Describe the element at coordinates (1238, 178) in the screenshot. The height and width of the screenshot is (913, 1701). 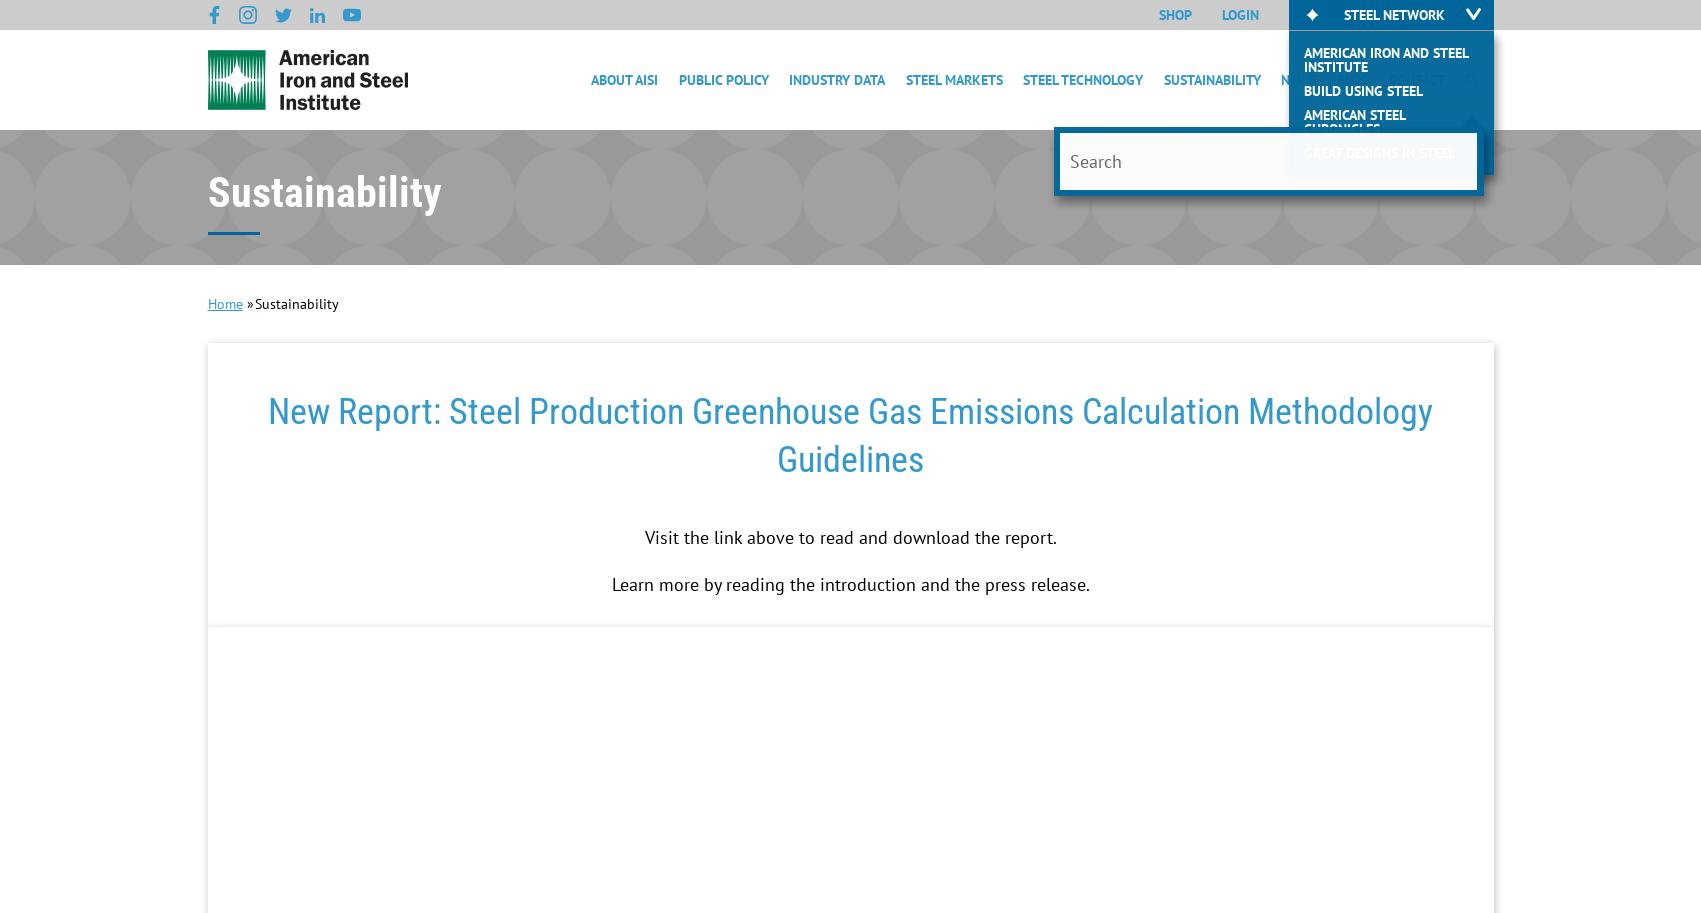
I see `'Industry Commitment'` at that location.